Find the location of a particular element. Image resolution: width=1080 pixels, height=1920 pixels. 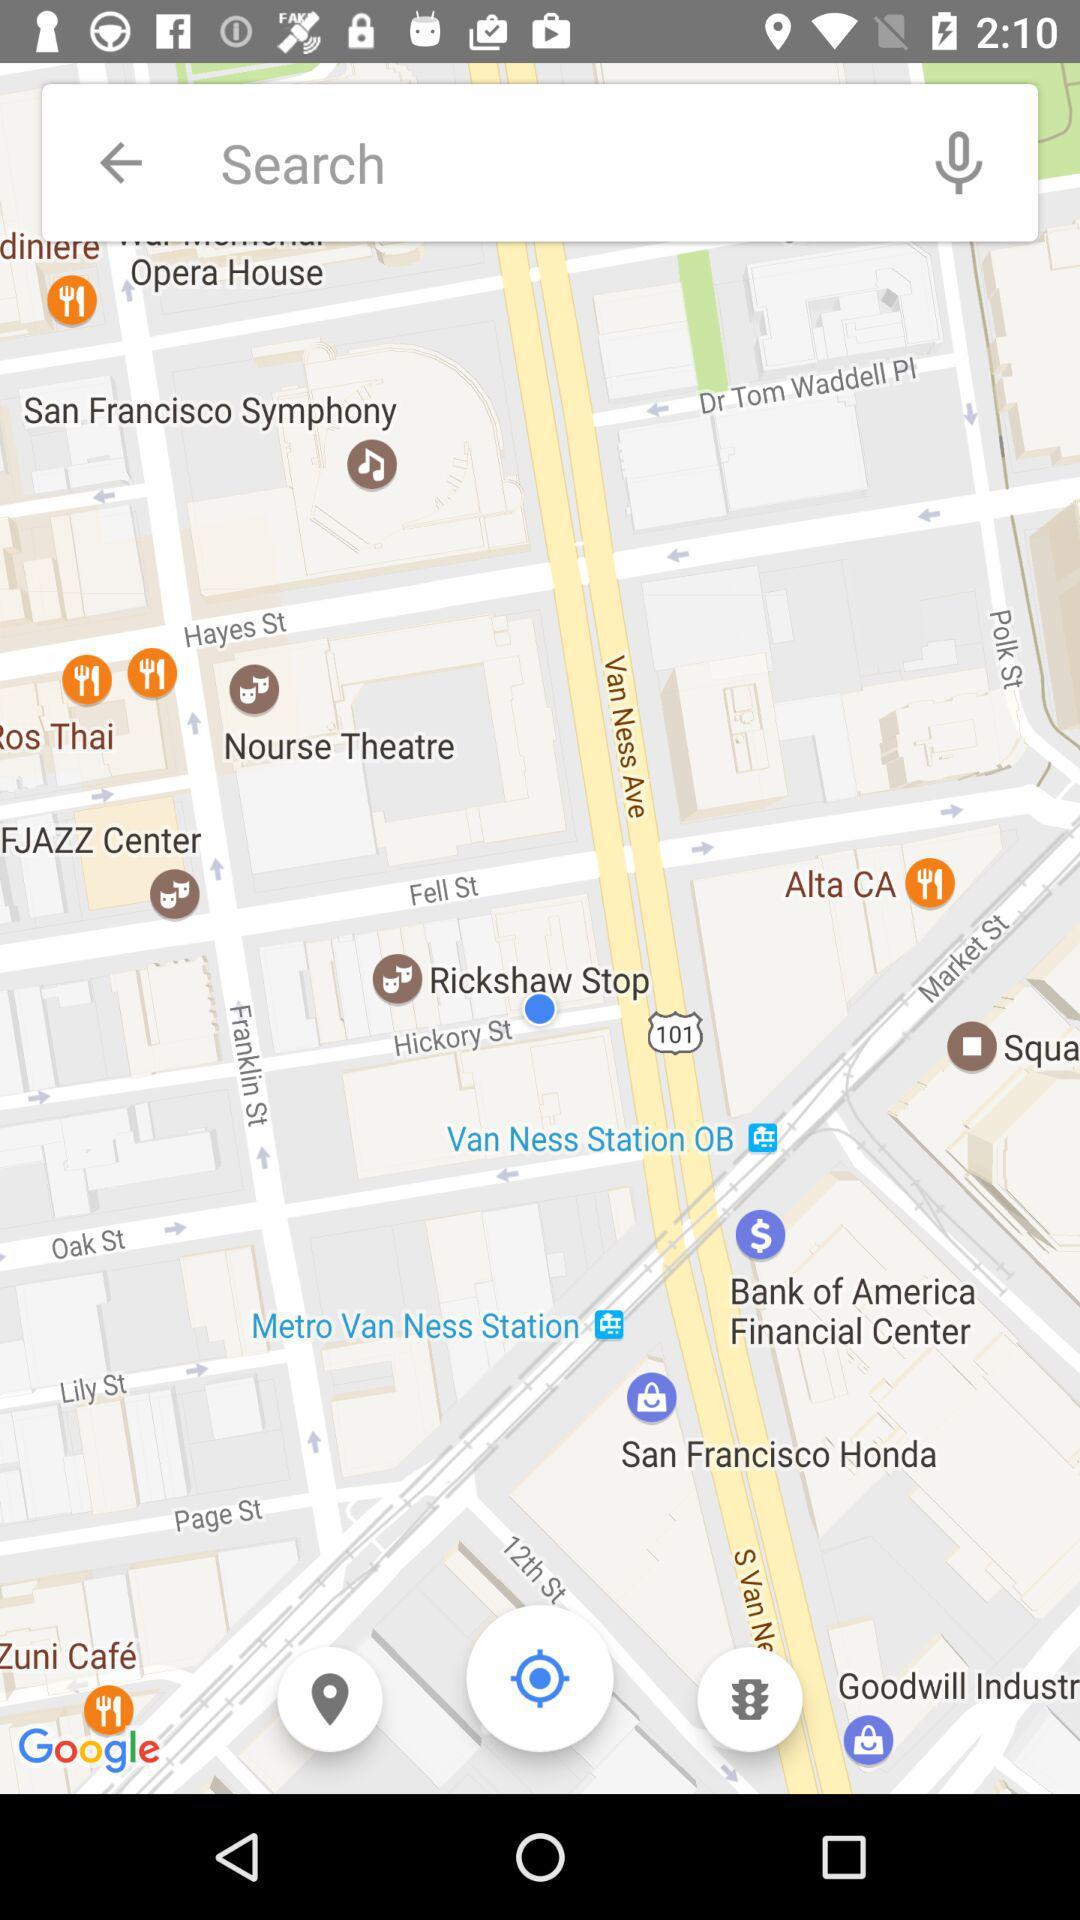

previous page is located at coordinates (120, 162).